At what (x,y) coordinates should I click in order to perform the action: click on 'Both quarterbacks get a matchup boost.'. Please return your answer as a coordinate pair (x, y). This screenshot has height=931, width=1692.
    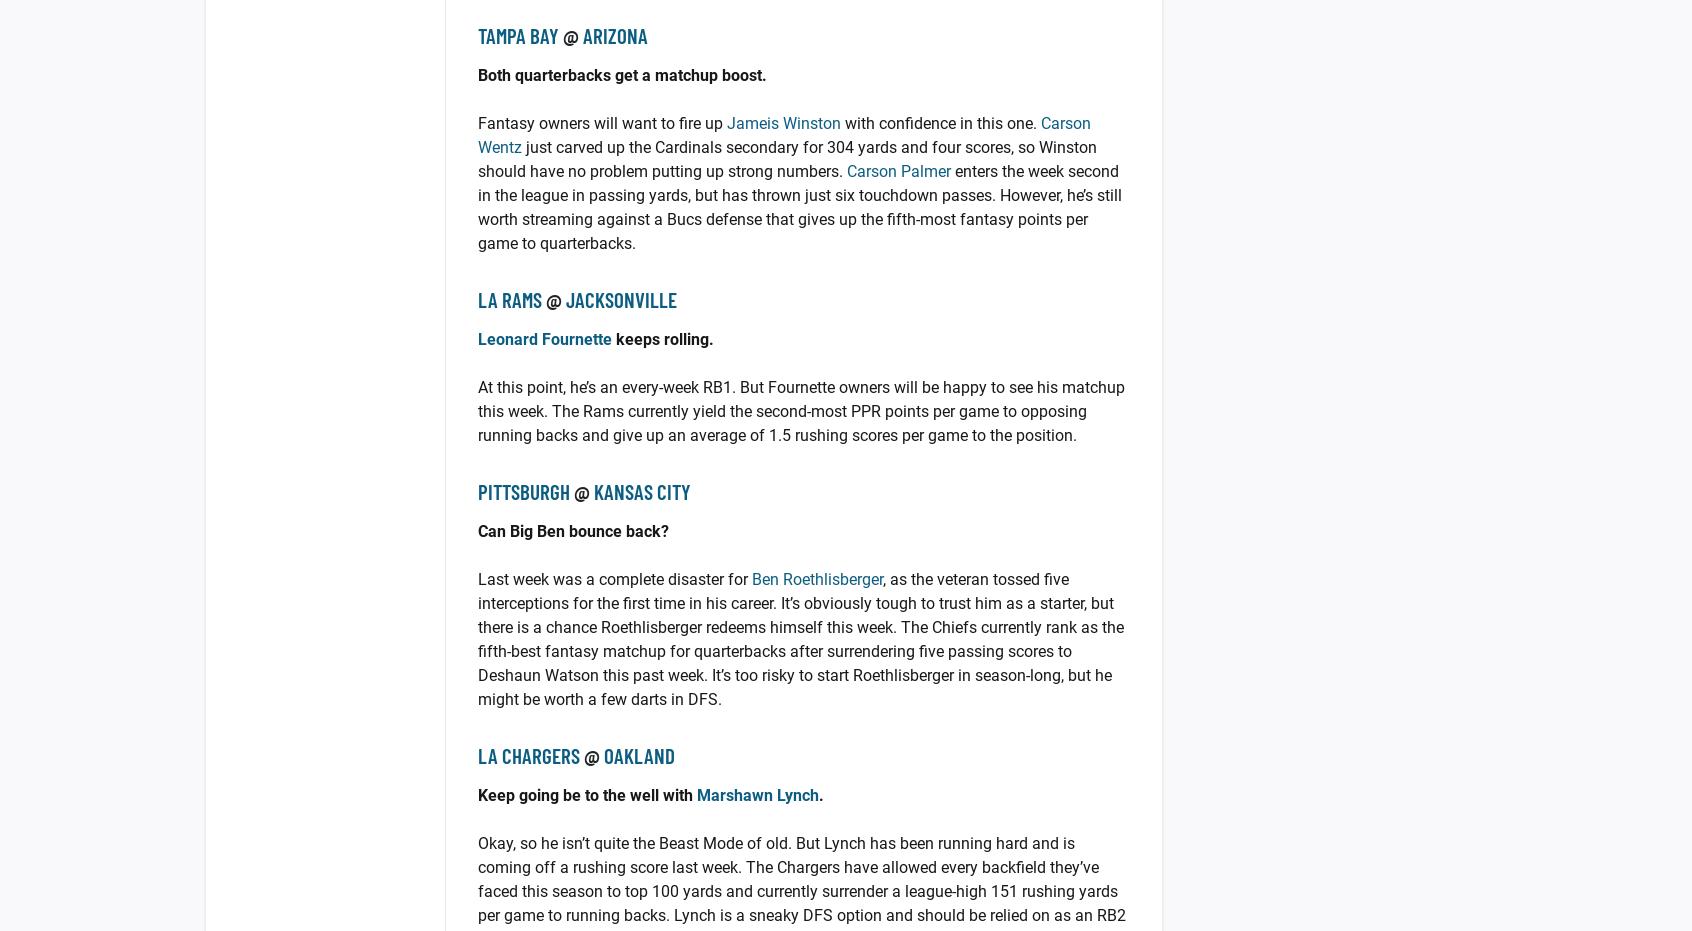
    Looking at the image, I should click on (621, 75).